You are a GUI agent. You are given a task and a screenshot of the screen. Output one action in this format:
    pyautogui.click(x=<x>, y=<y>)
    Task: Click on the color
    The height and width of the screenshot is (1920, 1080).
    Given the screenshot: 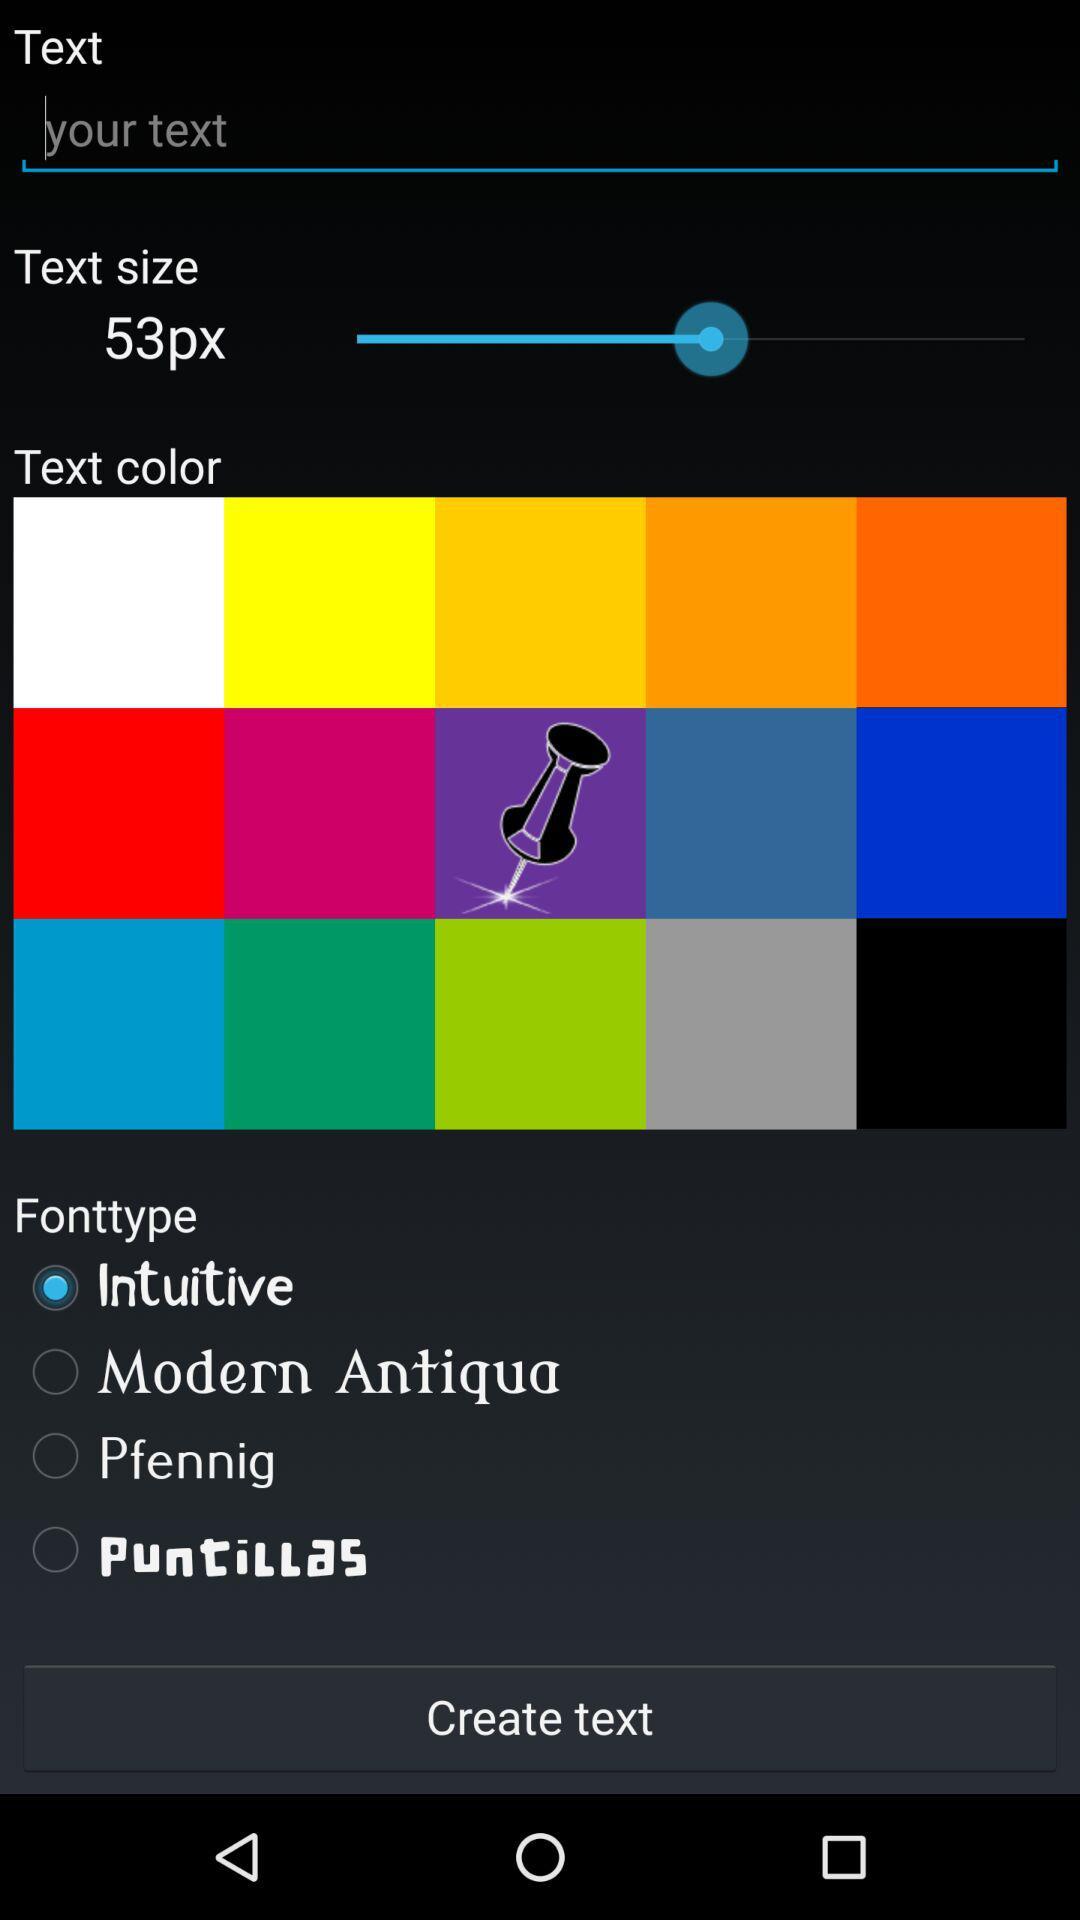 What is the action you would take?
    pyautogui.click(x=960, y=812)
    